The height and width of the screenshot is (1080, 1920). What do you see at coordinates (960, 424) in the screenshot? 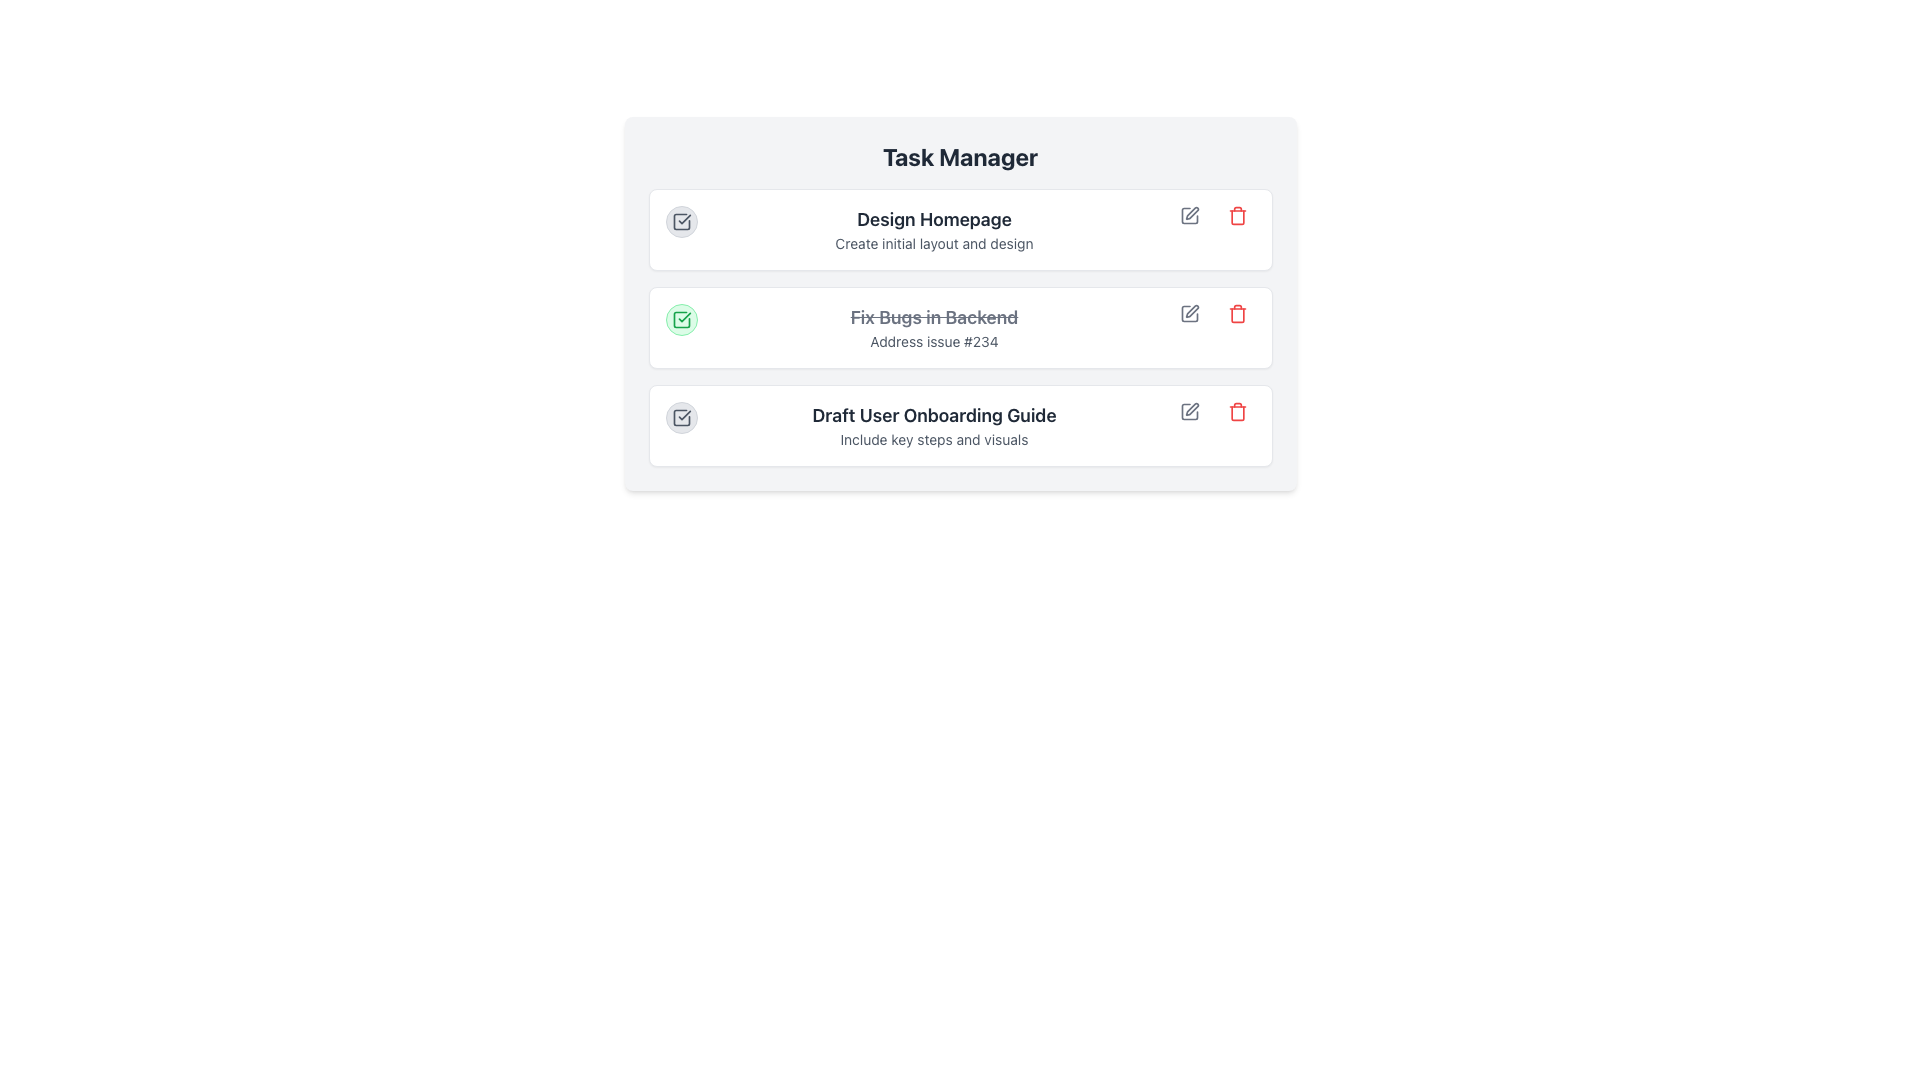
I see `the third list item titled 'Draft User Onboarding Guide' to interact with the embedded icons` at bounding box center [960, 424].